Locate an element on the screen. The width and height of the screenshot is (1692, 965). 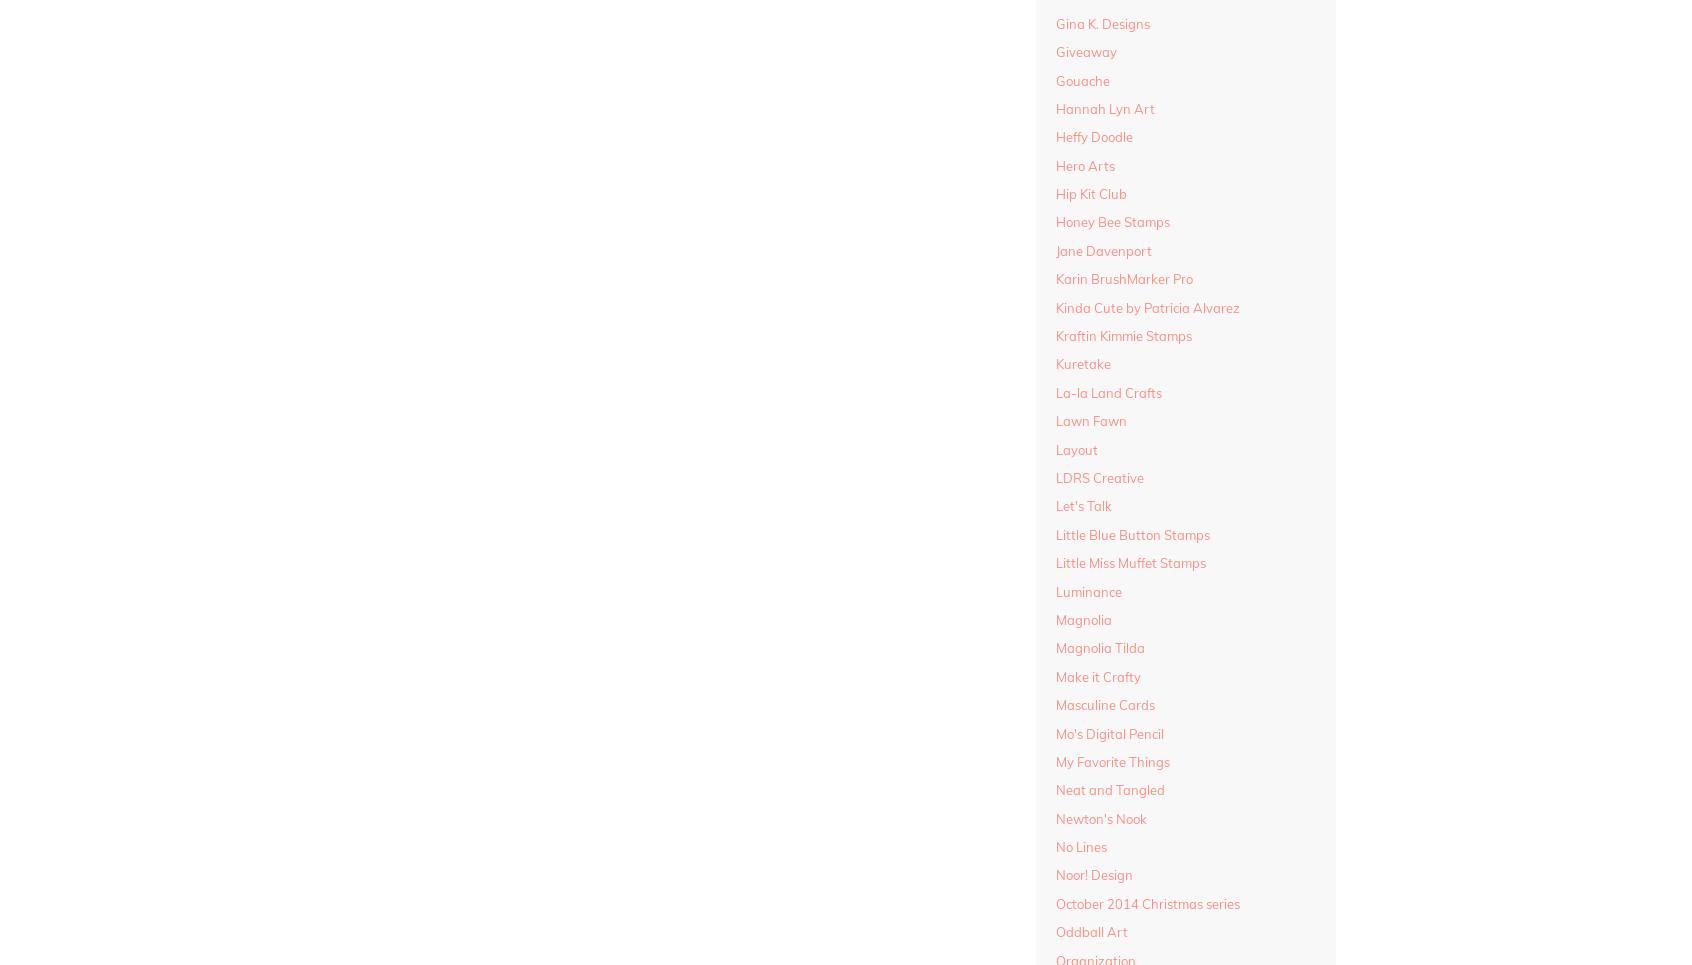
'Oddball Art' is located at coordinates (1091, 931).